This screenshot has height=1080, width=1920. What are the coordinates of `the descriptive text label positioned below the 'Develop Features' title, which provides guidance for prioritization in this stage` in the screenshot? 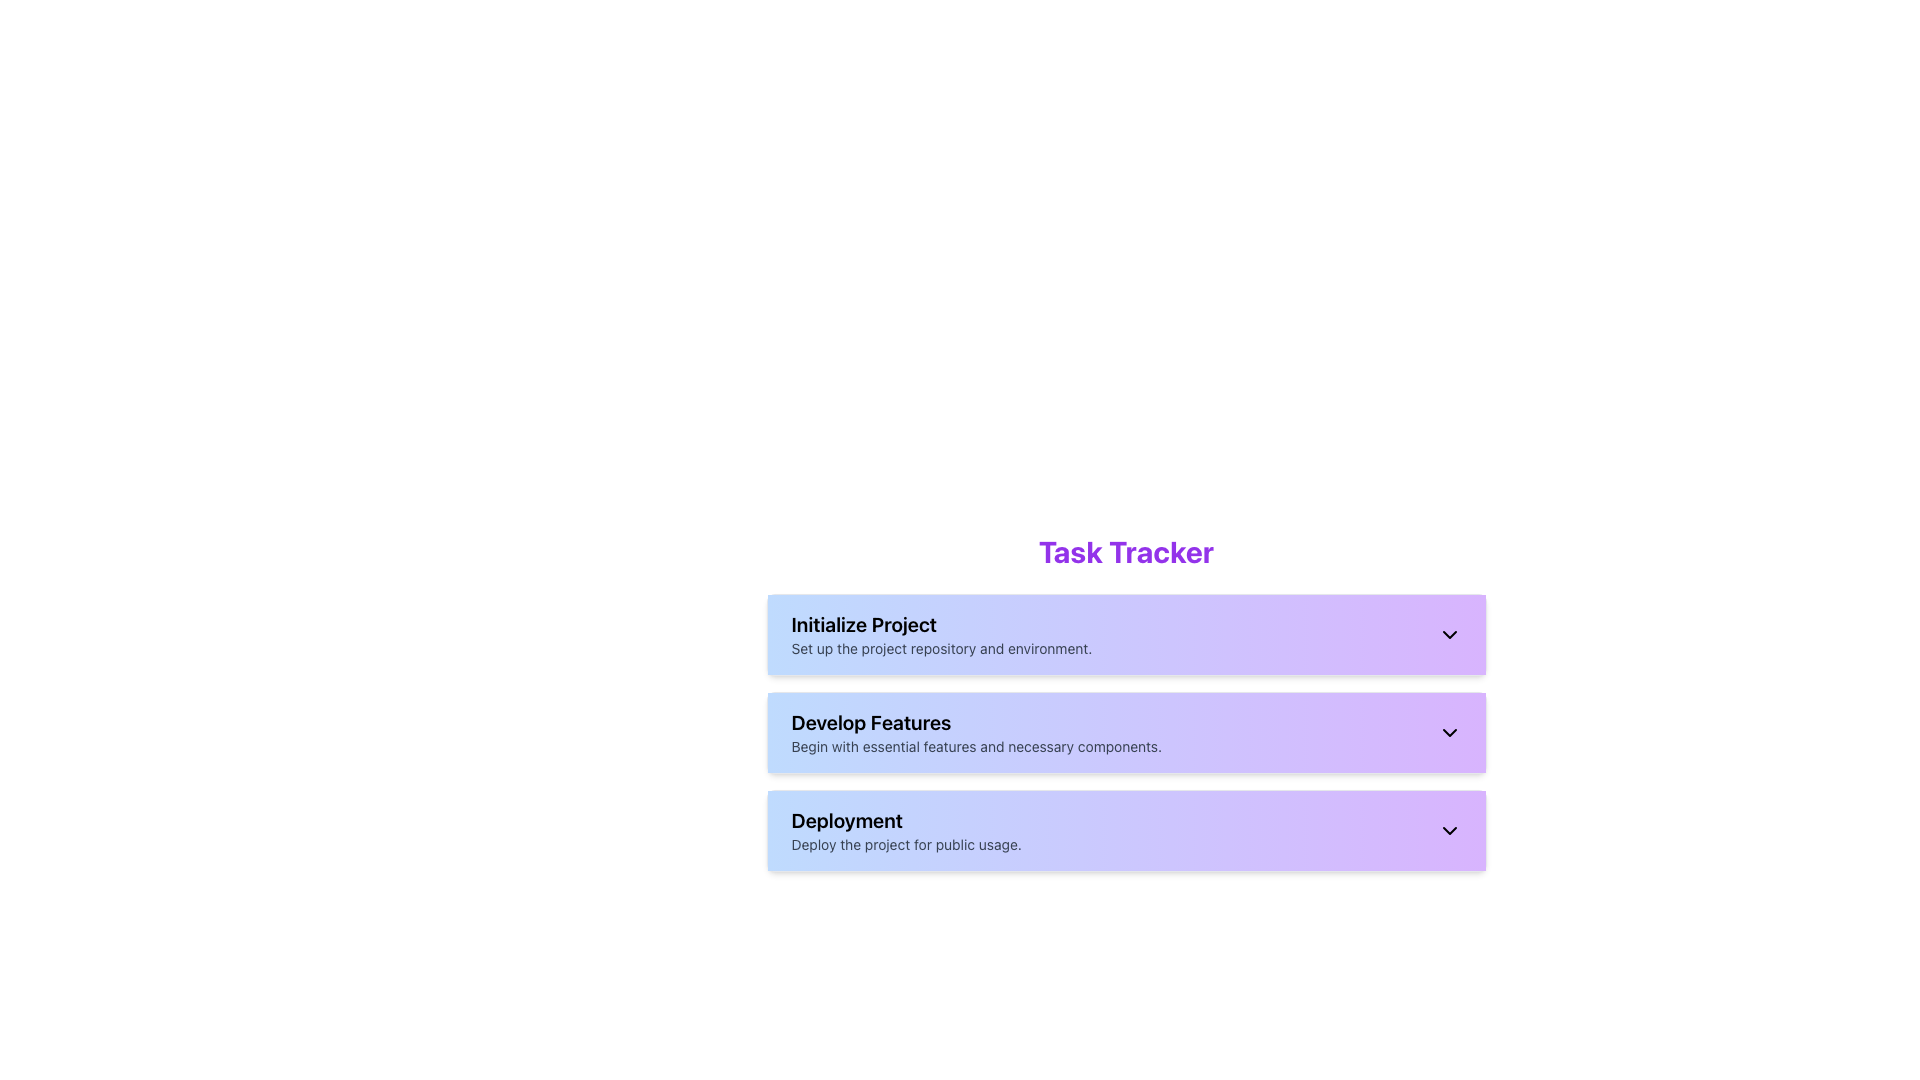 It's located at (976, 747).